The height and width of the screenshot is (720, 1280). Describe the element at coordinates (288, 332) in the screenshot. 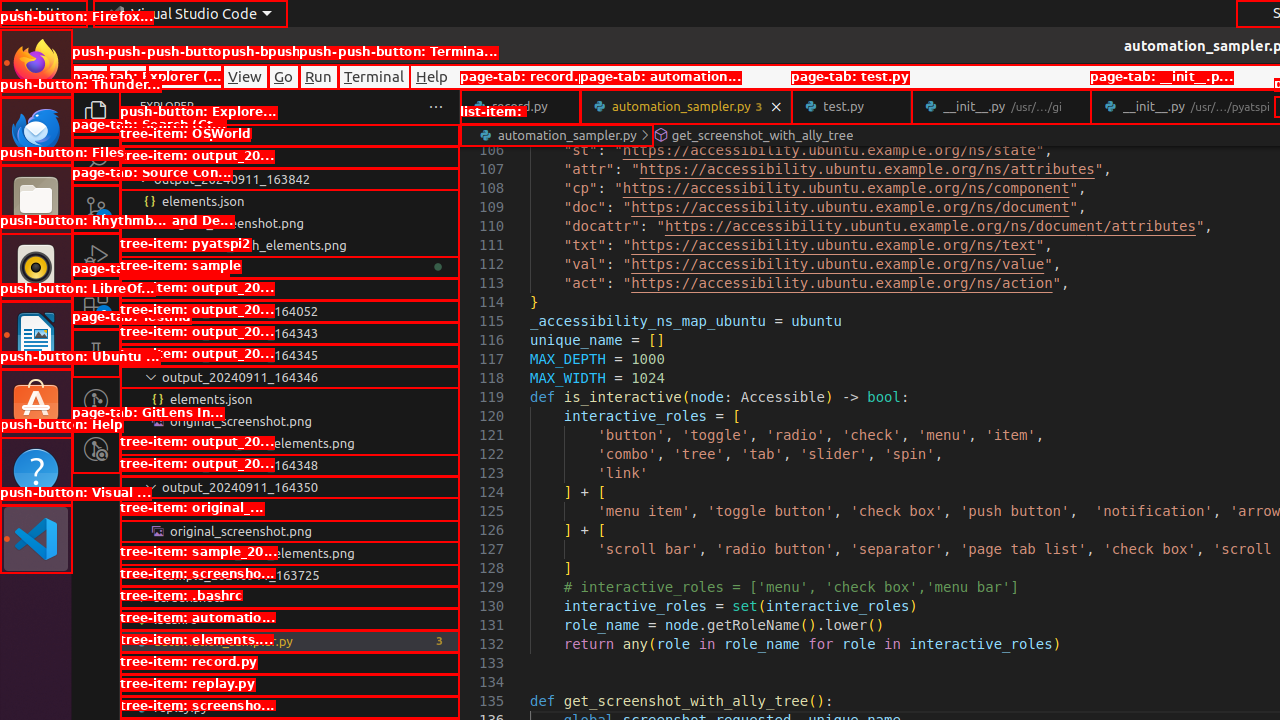

I see `'output_20240911_164343'` at that location.